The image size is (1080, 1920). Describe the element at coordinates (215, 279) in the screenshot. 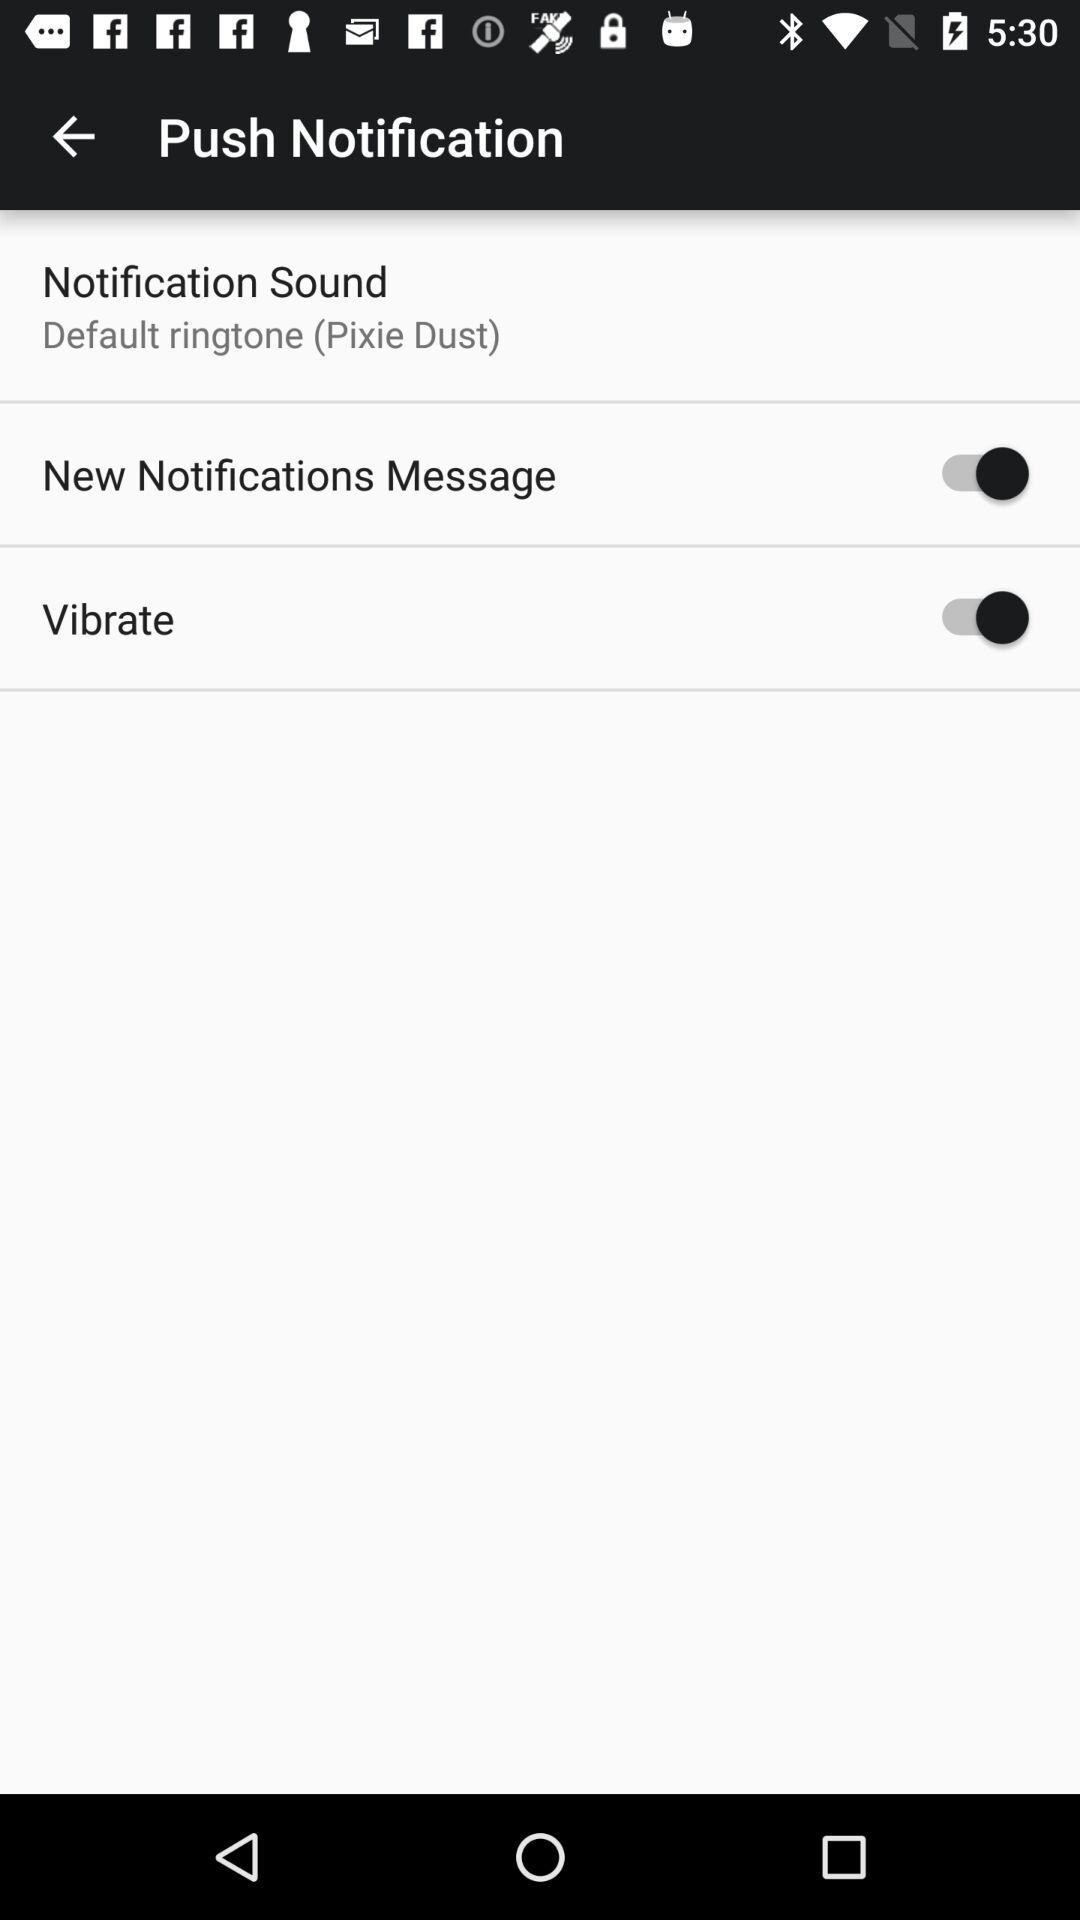

I see `icon above the default ringtone pixie` at that location.